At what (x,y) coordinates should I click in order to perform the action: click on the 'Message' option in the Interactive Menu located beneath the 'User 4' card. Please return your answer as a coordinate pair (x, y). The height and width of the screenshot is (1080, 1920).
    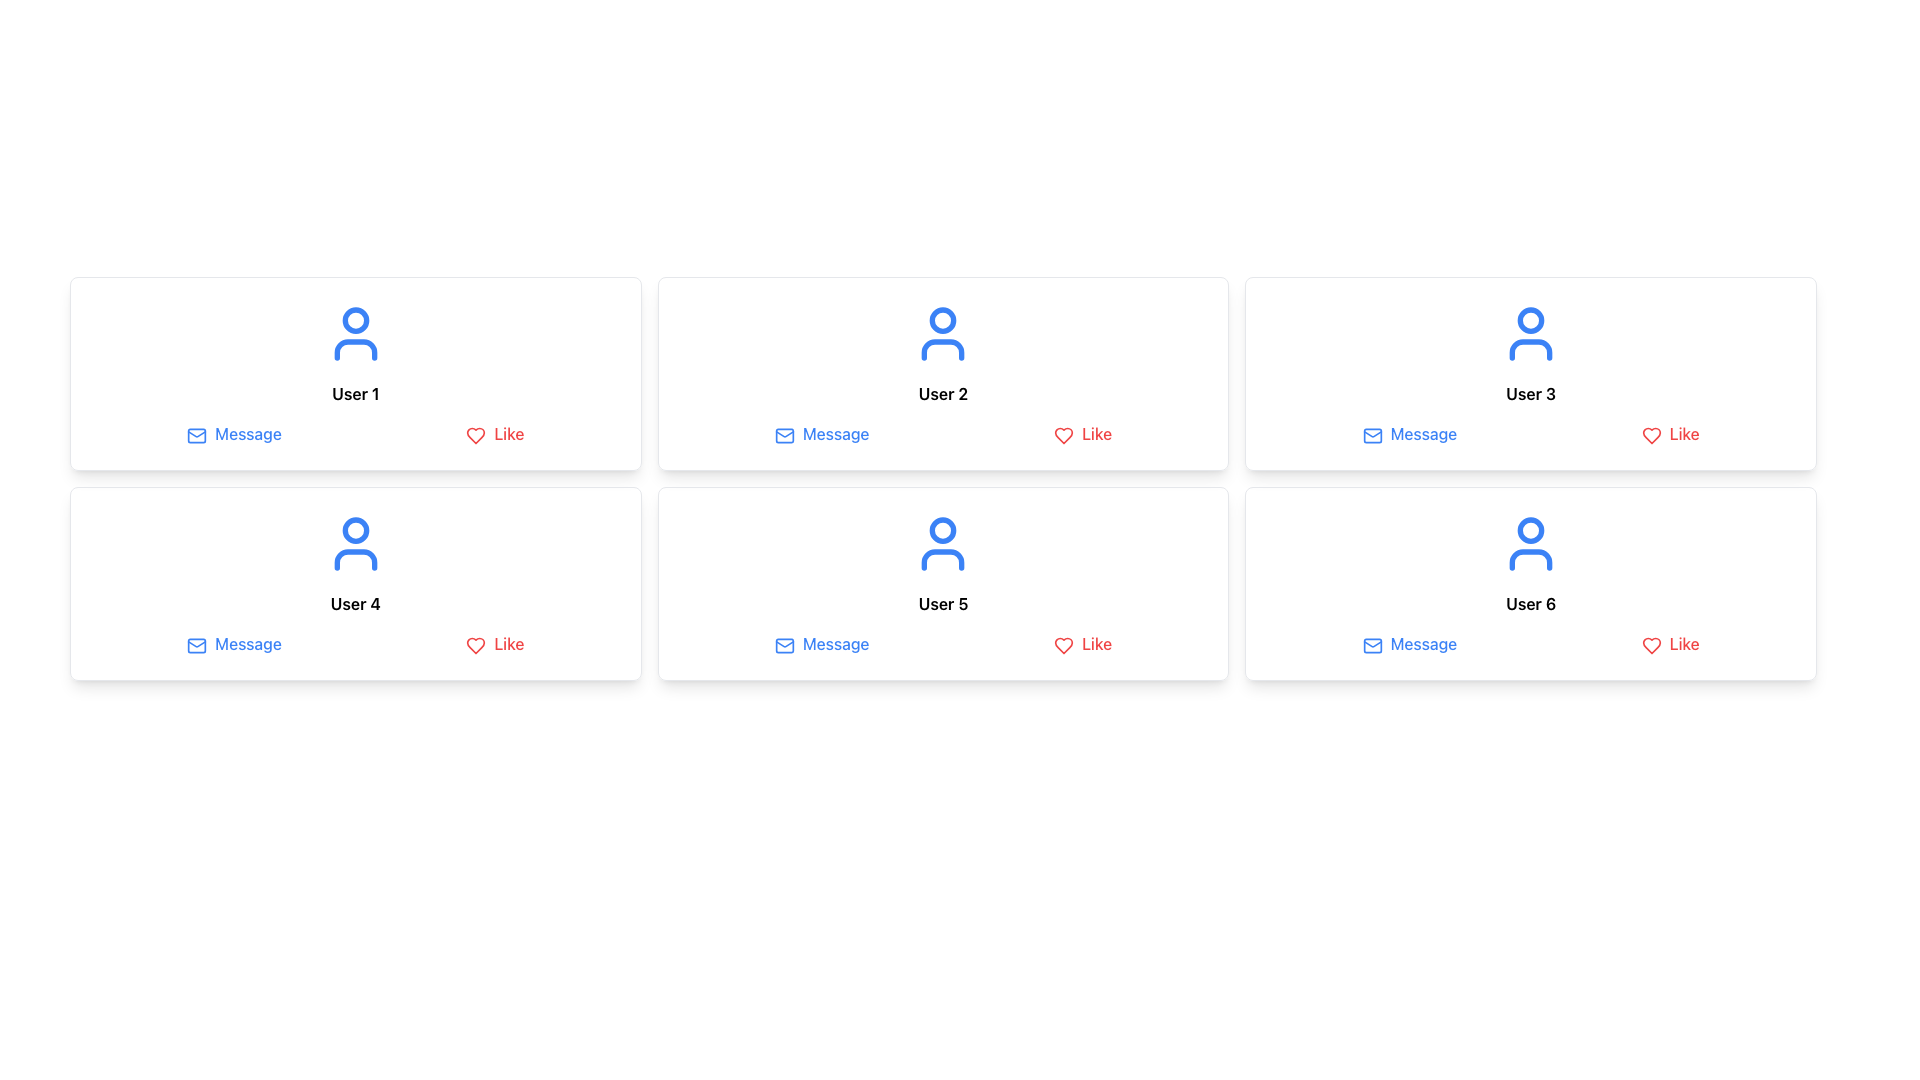
    Looking at the image, I should click on (355, 644).